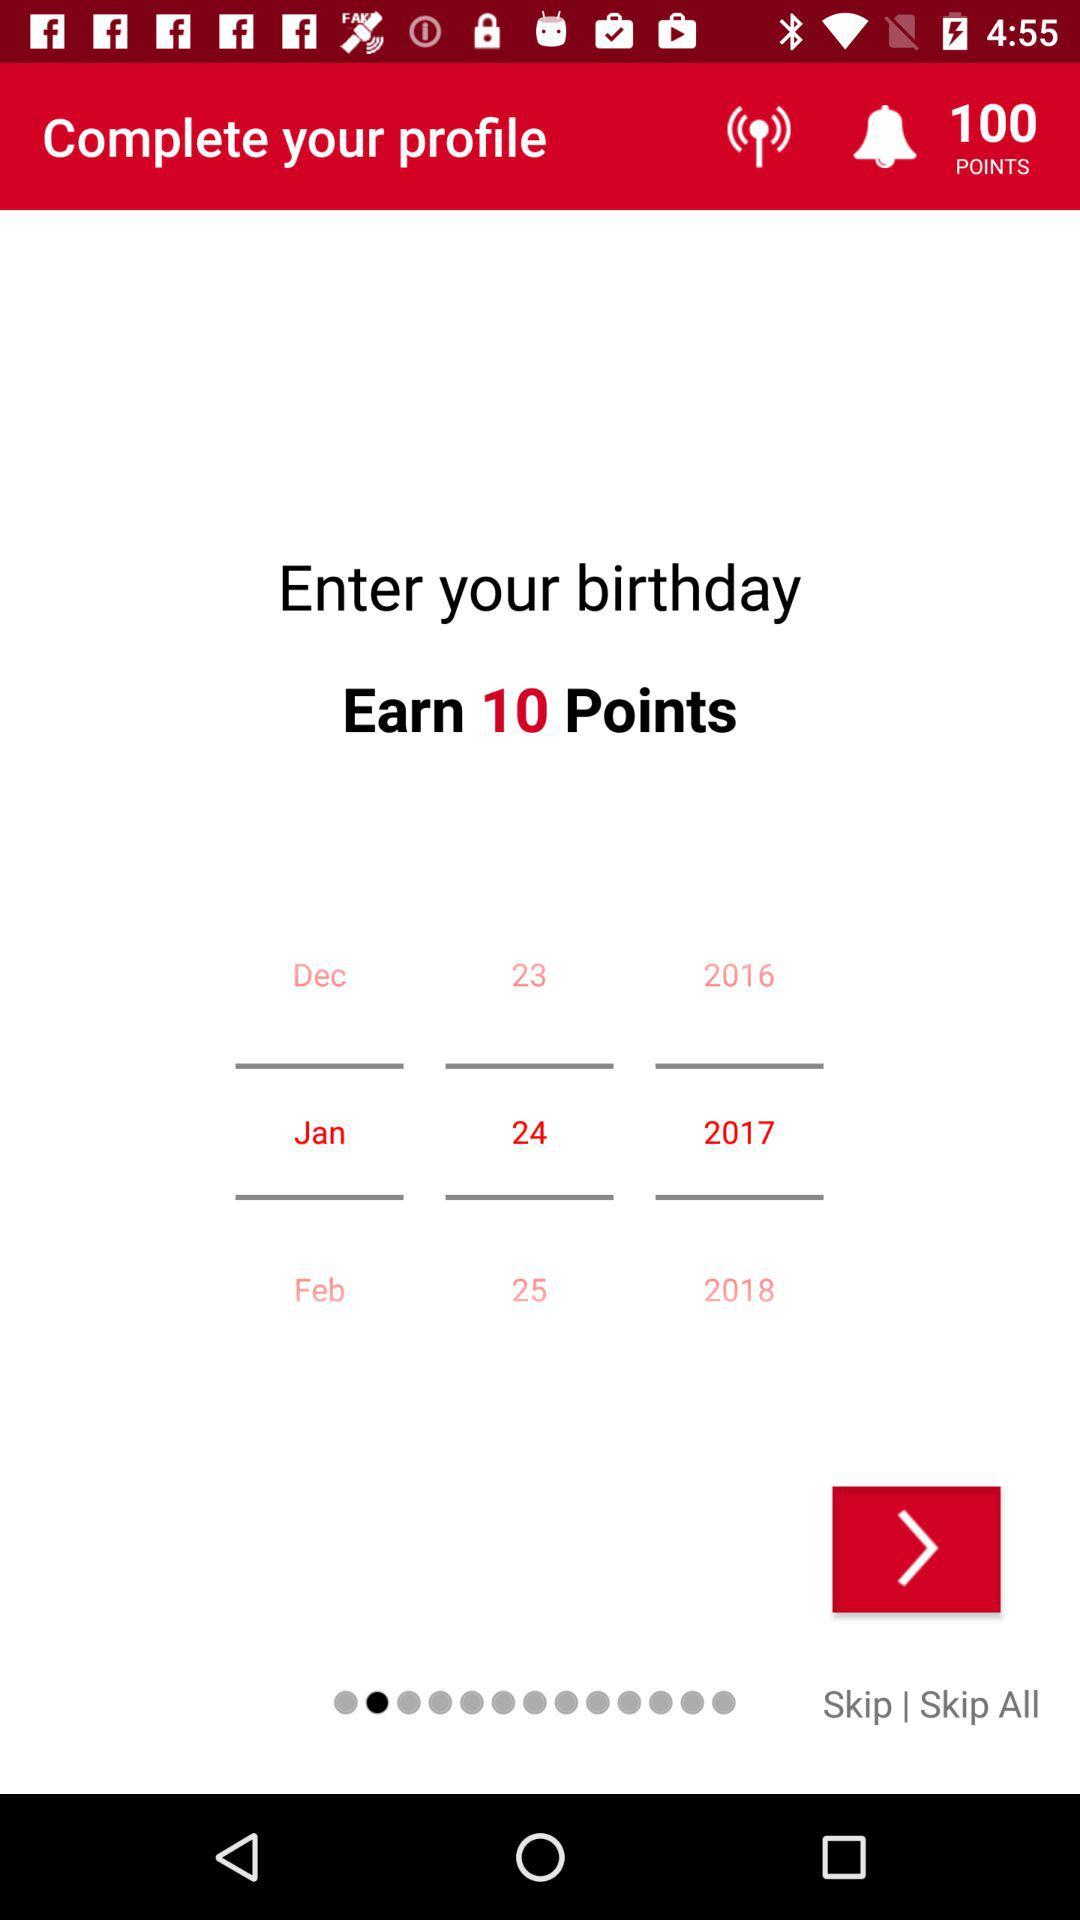 The height and width of the screenshot is (1920, 1080). I want to click on next page, so click(916, 1548).